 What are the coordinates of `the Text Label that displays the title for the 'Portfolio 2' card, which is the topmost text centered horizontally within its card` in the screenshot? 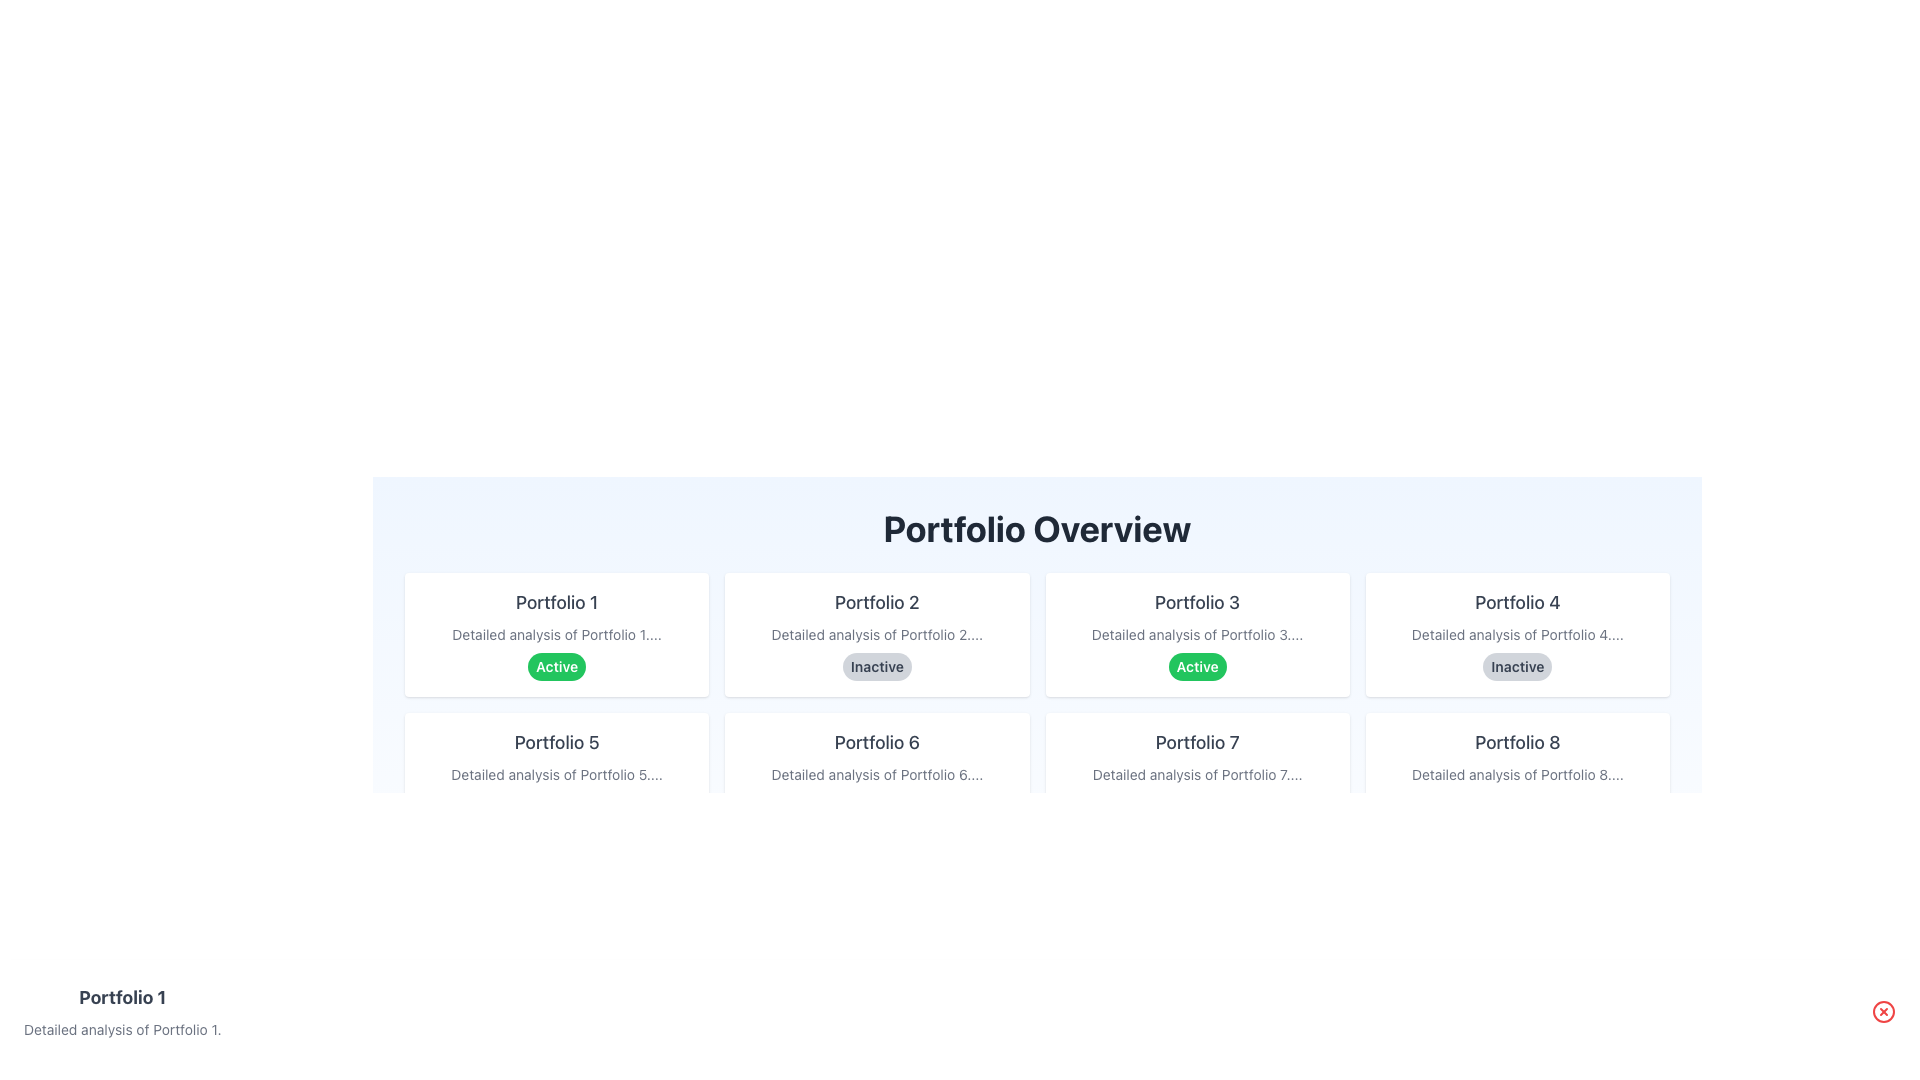 It's located at (877, 601).